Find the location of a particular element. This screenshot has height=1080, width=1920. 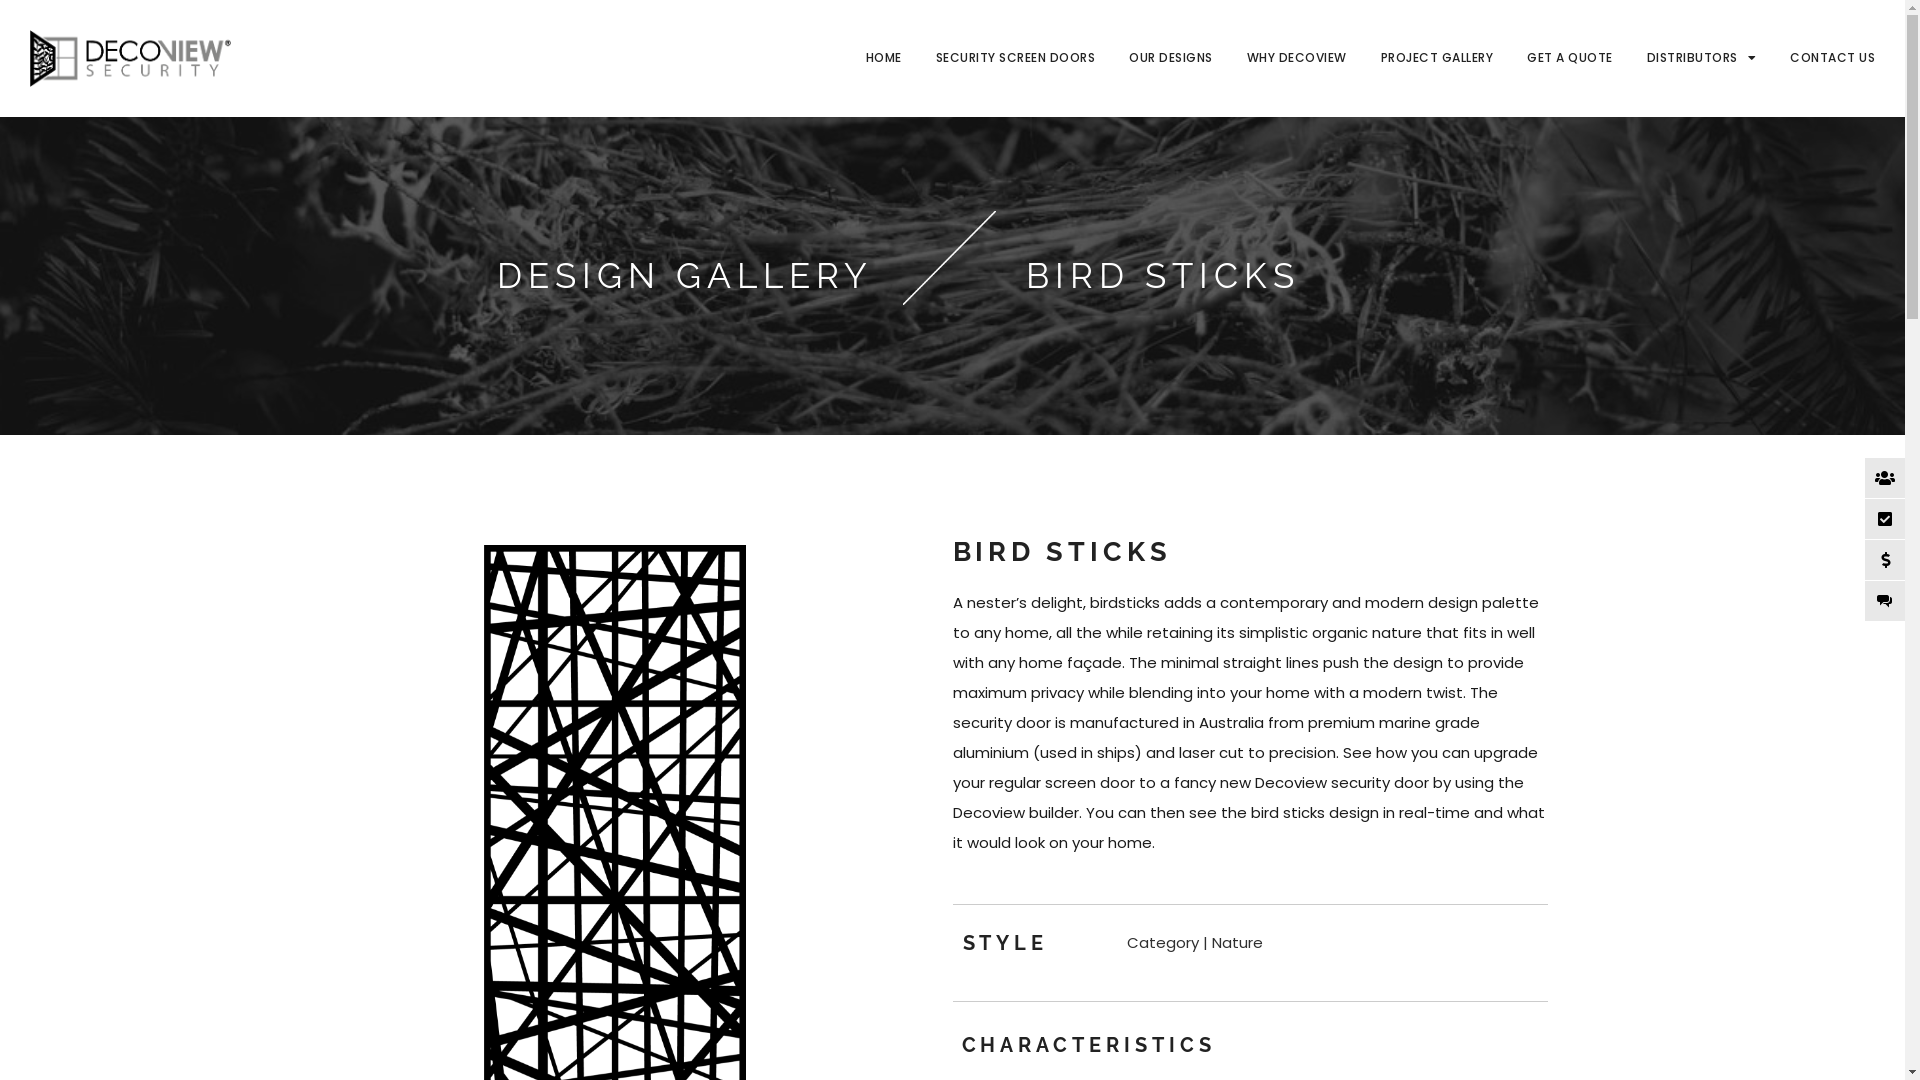

'GET A QUOTE' is located at coordinates (1568, 56).